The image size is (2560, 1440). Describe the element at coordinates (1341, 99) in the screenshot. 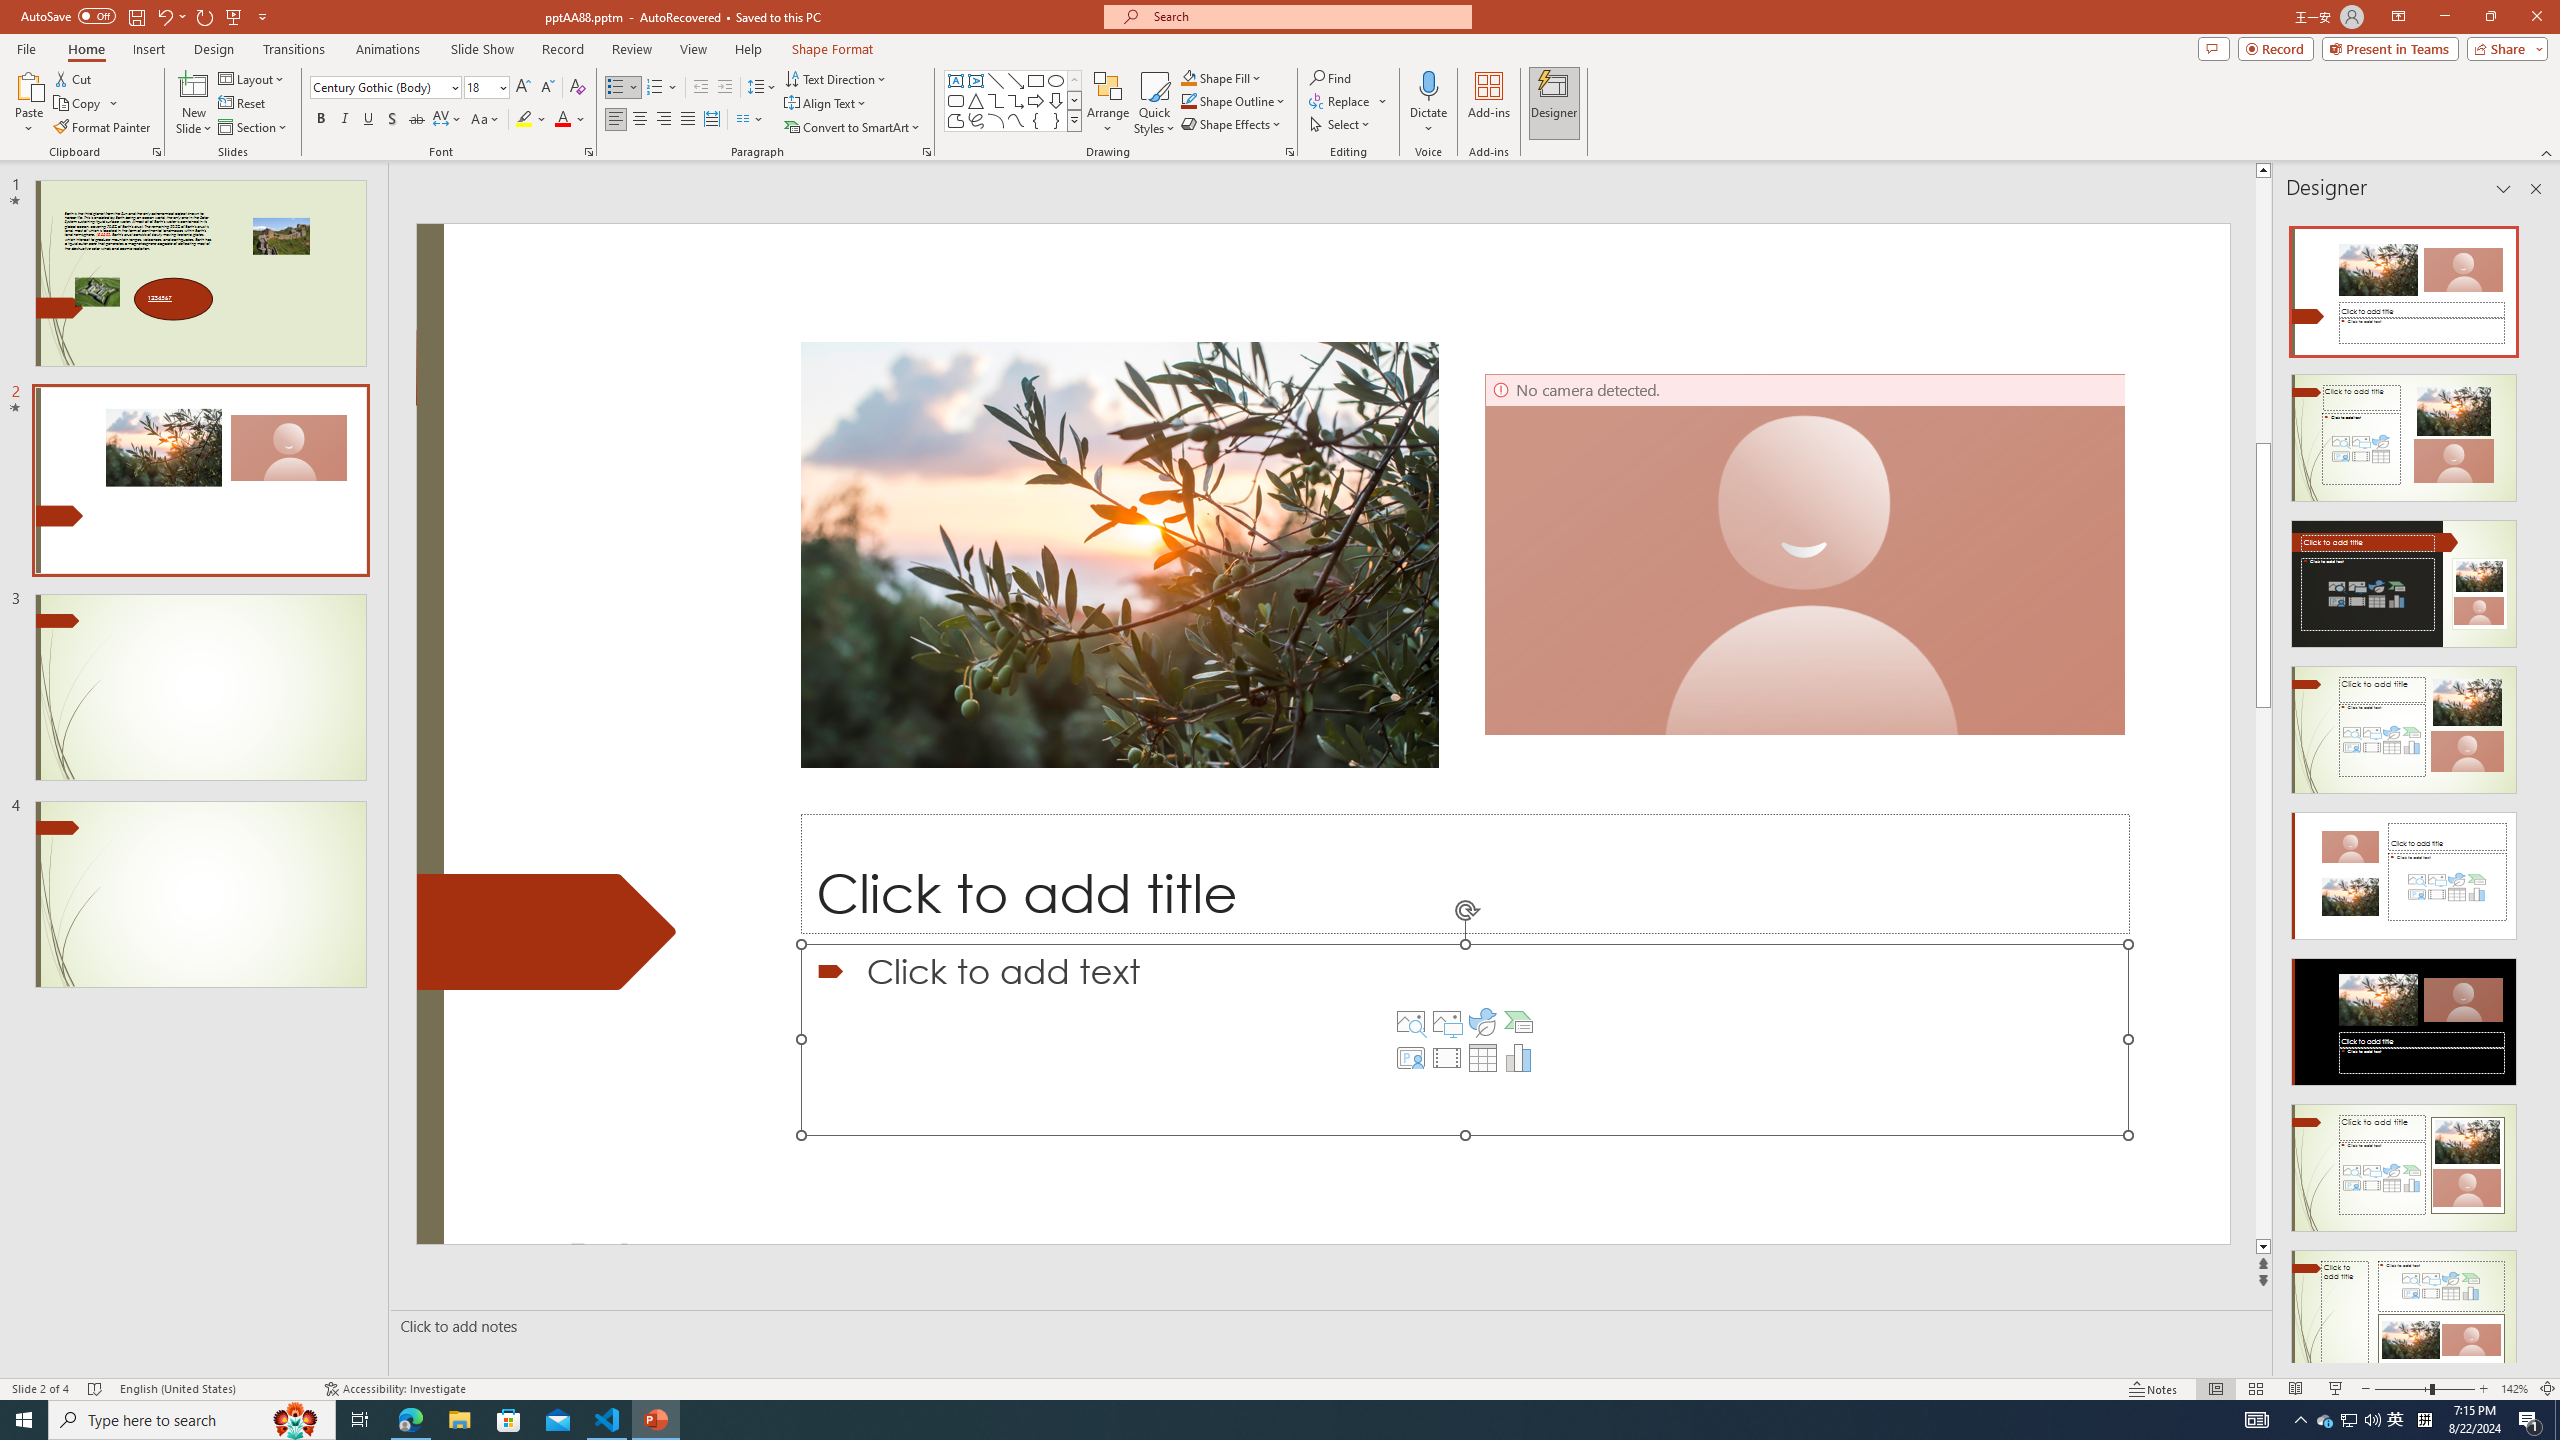

I see `'Replace...'` at that location.